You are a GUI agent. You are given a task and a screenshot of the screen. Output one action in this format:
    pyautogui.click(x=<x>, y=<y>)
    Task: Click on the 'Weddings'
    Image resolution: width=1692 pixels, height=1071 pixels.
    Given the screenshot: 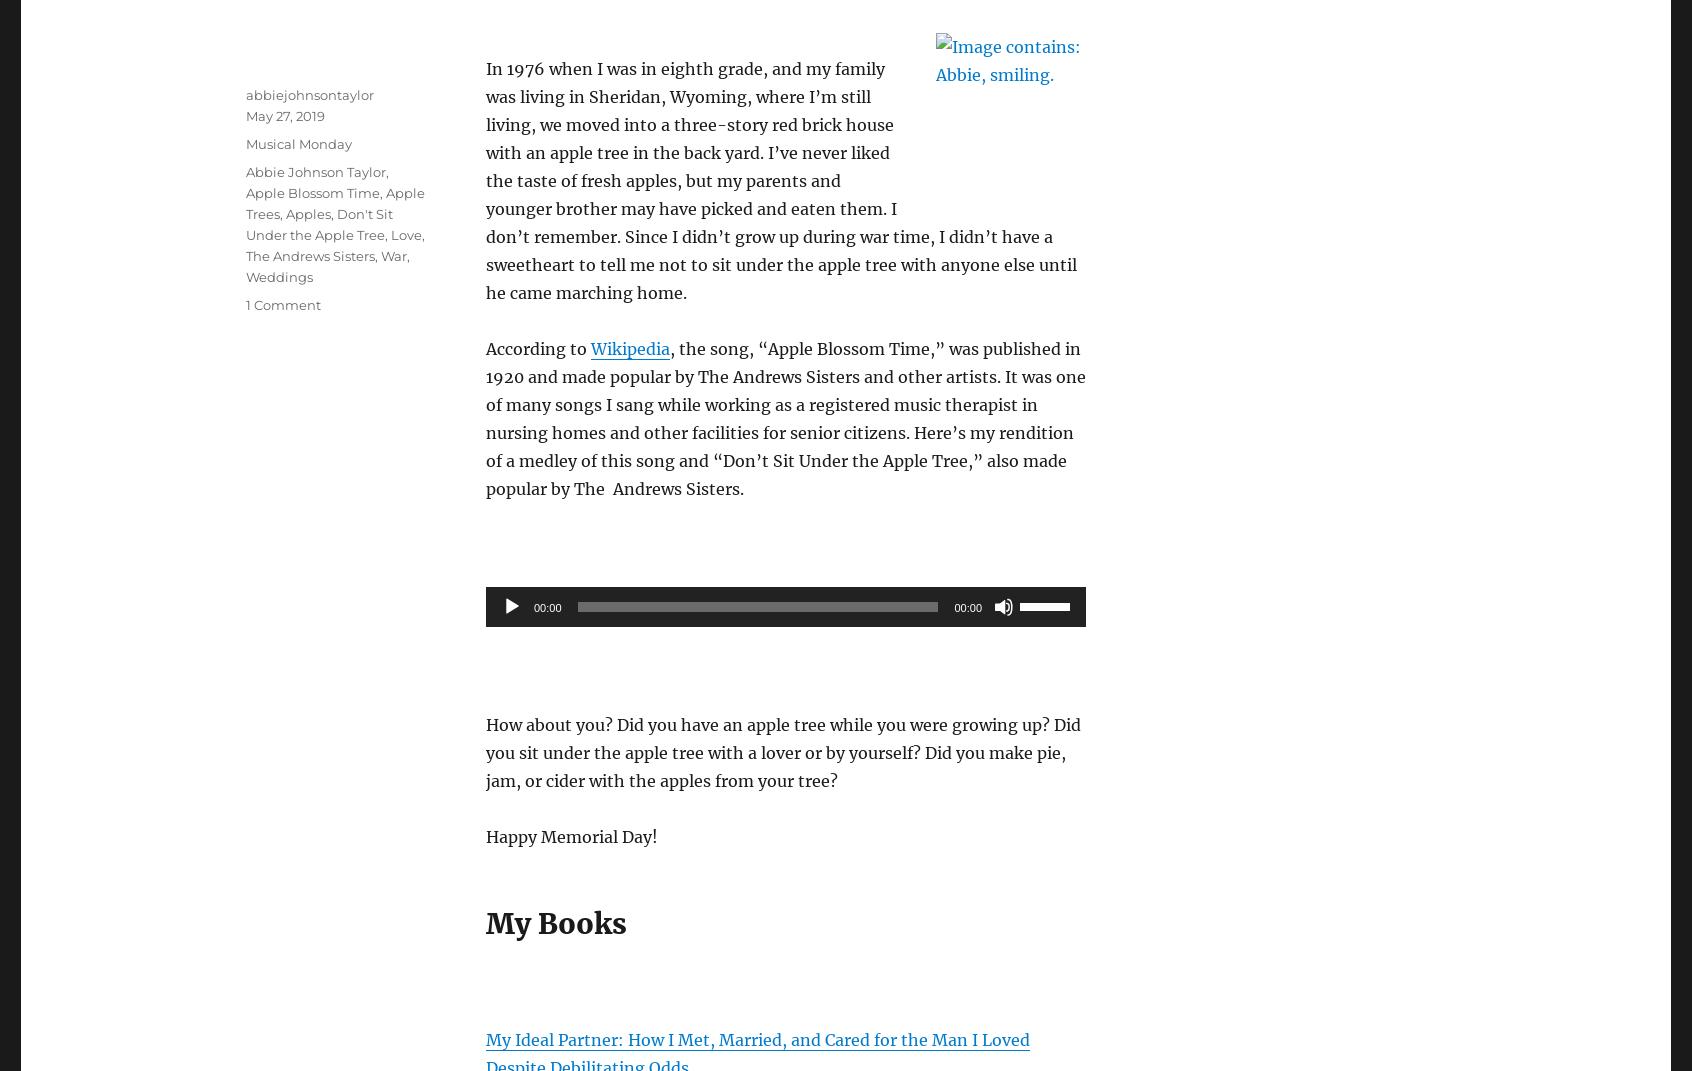 What is the action you would take?
    pyautogui.click(x=279, y=275)
    